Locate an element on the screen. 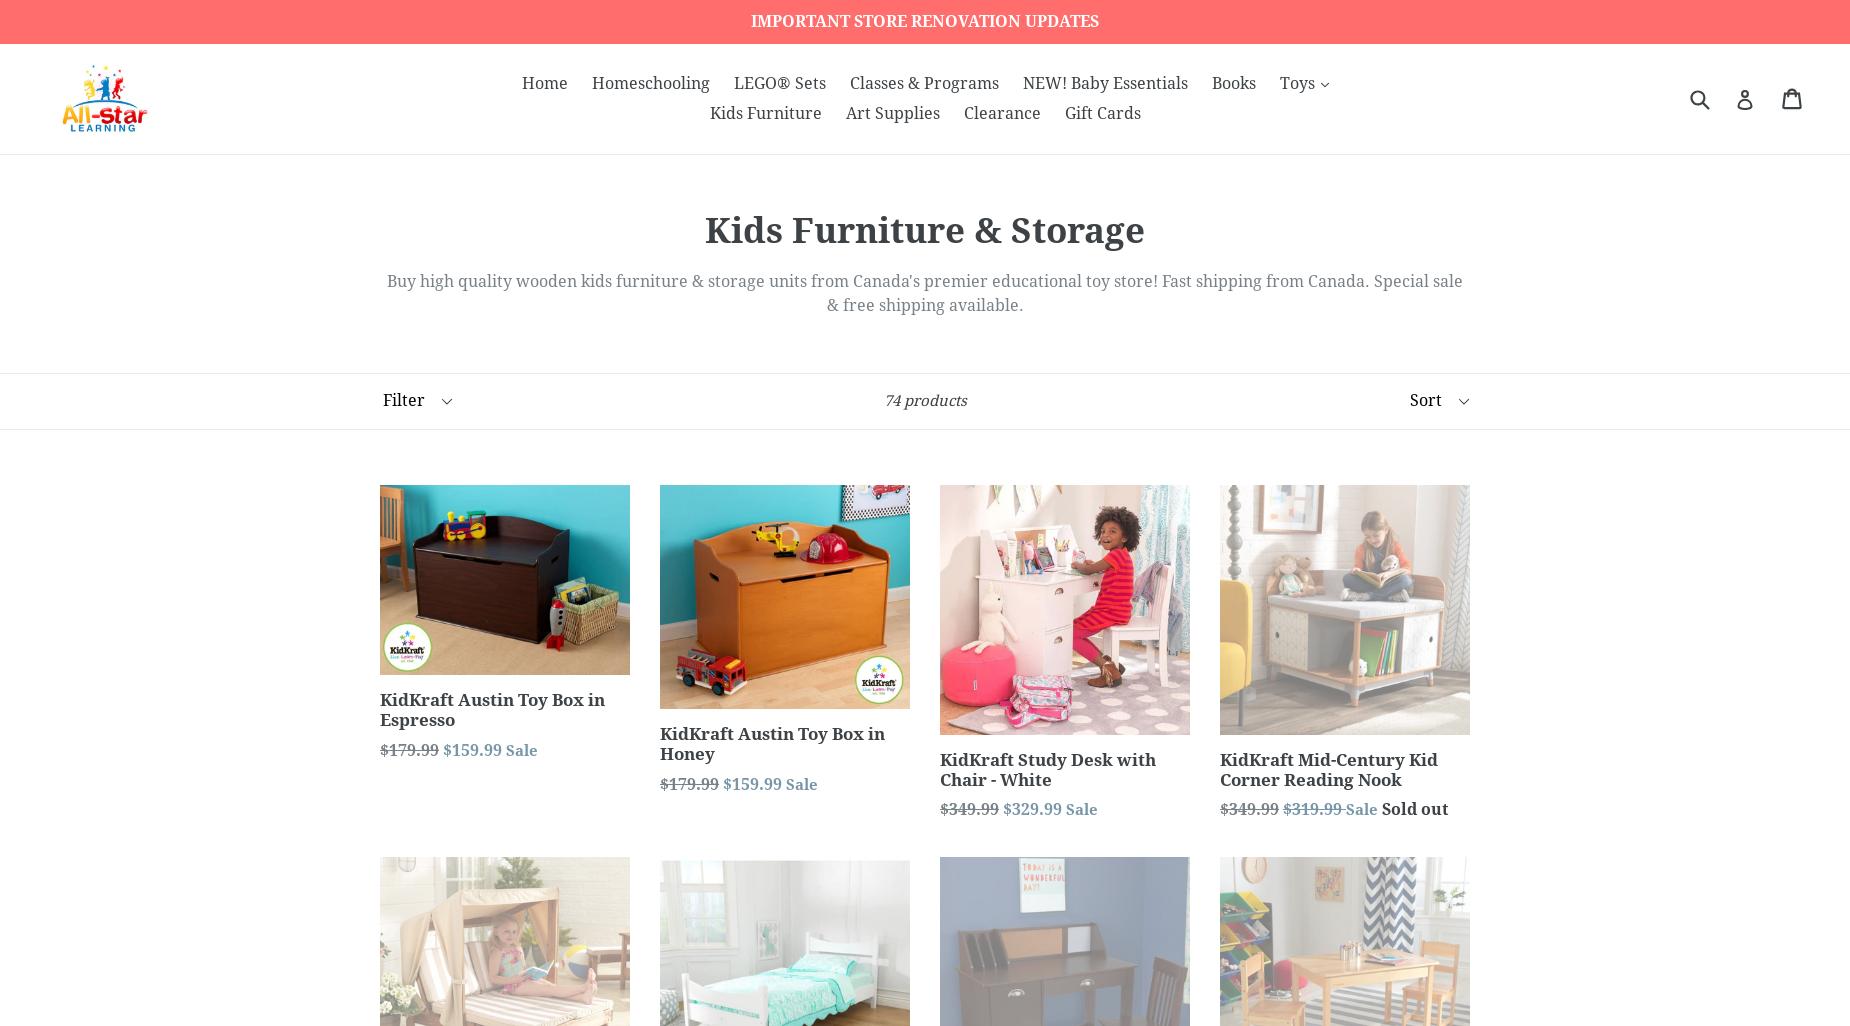  'NEW! Baby Essentials' is located at coordinates (1103, 82).